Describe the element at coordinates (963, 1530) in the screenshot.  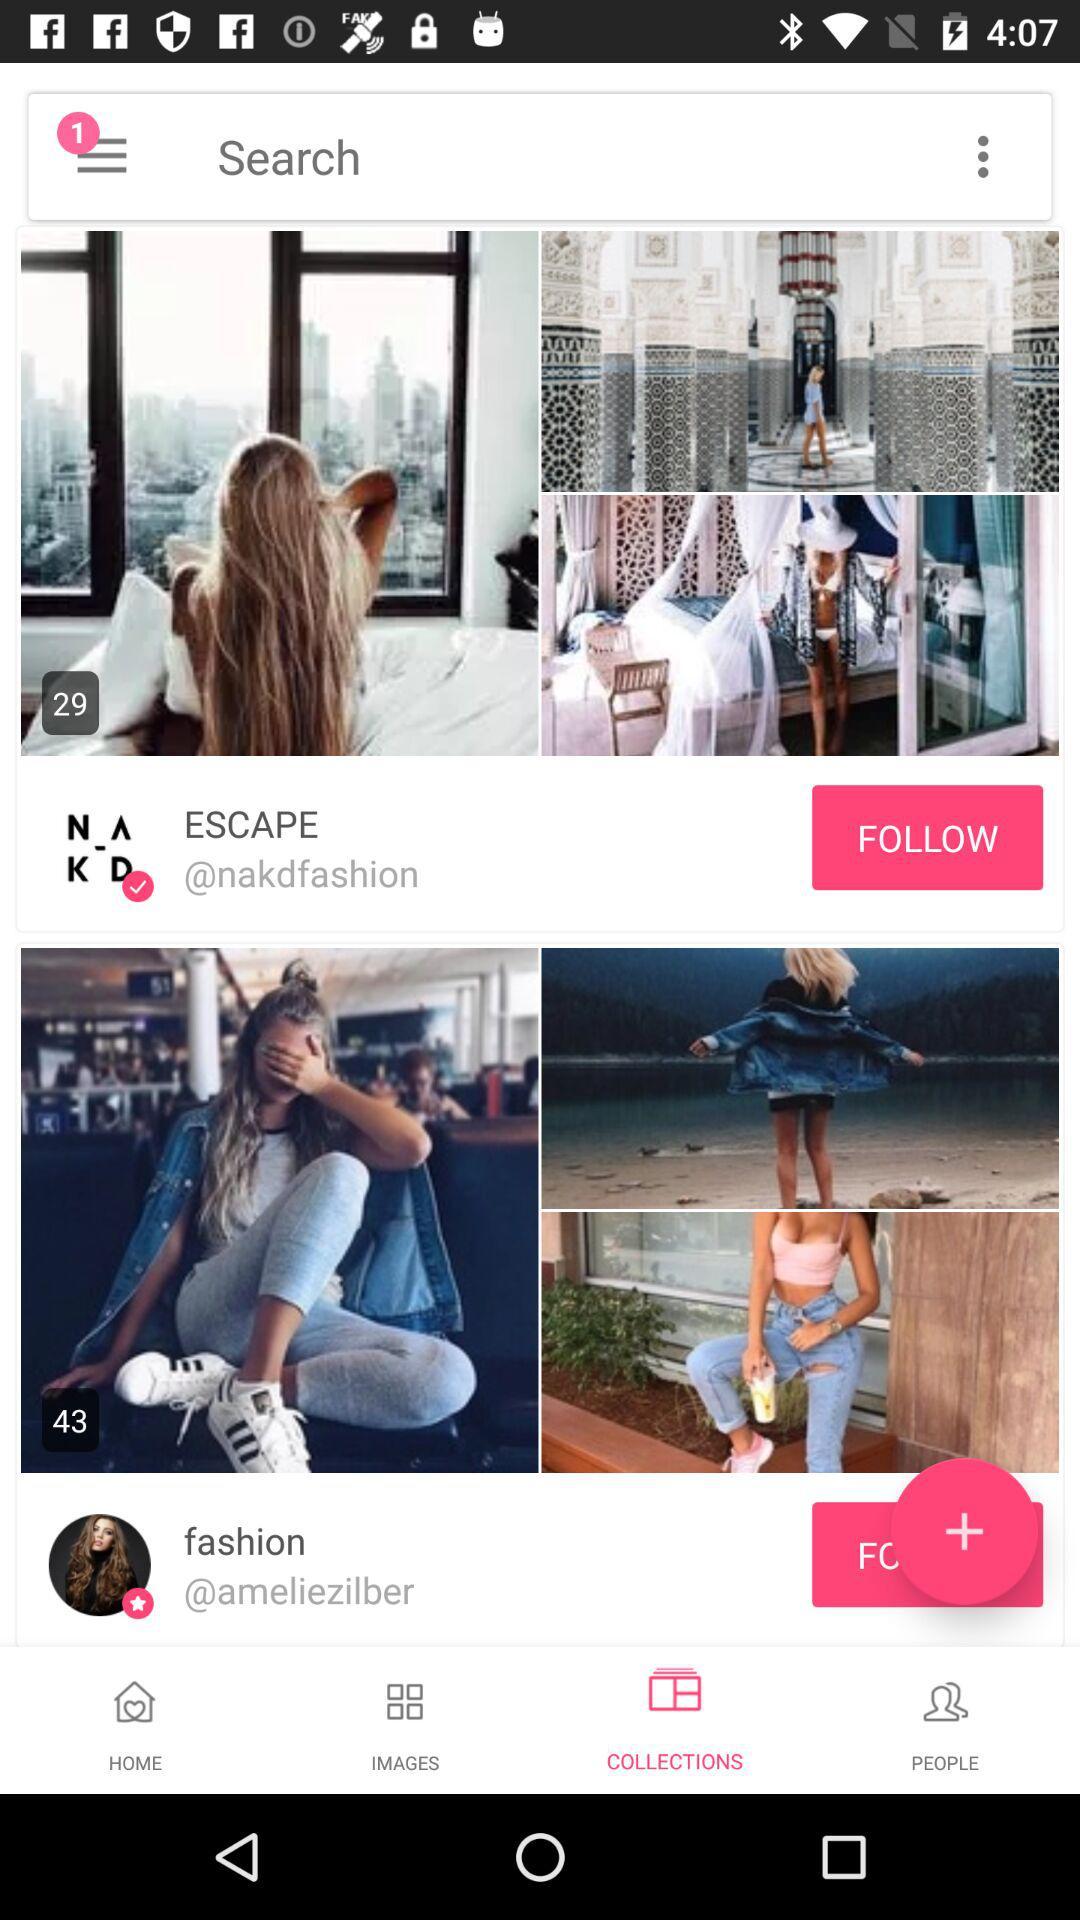
I see `the add icon` at that location.